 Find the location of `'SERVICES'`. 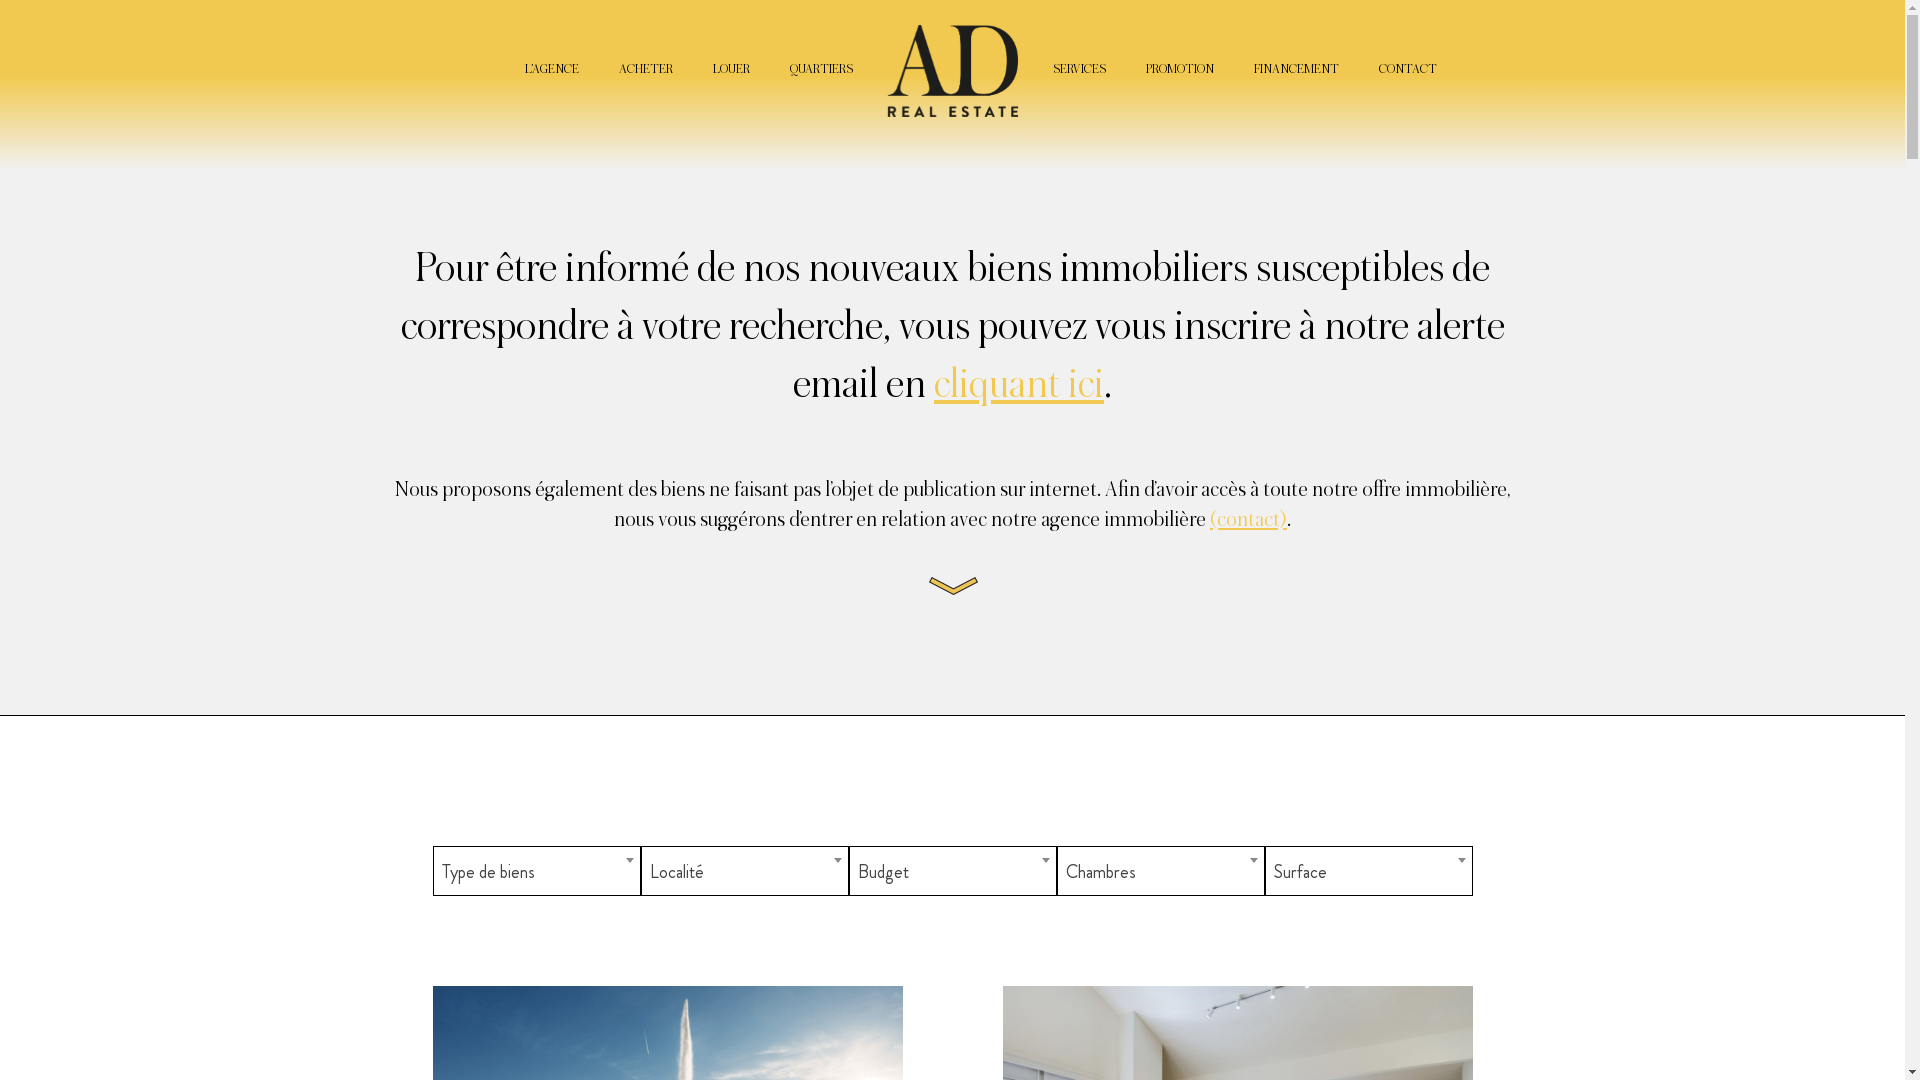

'SERVICES' is located at coordinates (1077, 68).